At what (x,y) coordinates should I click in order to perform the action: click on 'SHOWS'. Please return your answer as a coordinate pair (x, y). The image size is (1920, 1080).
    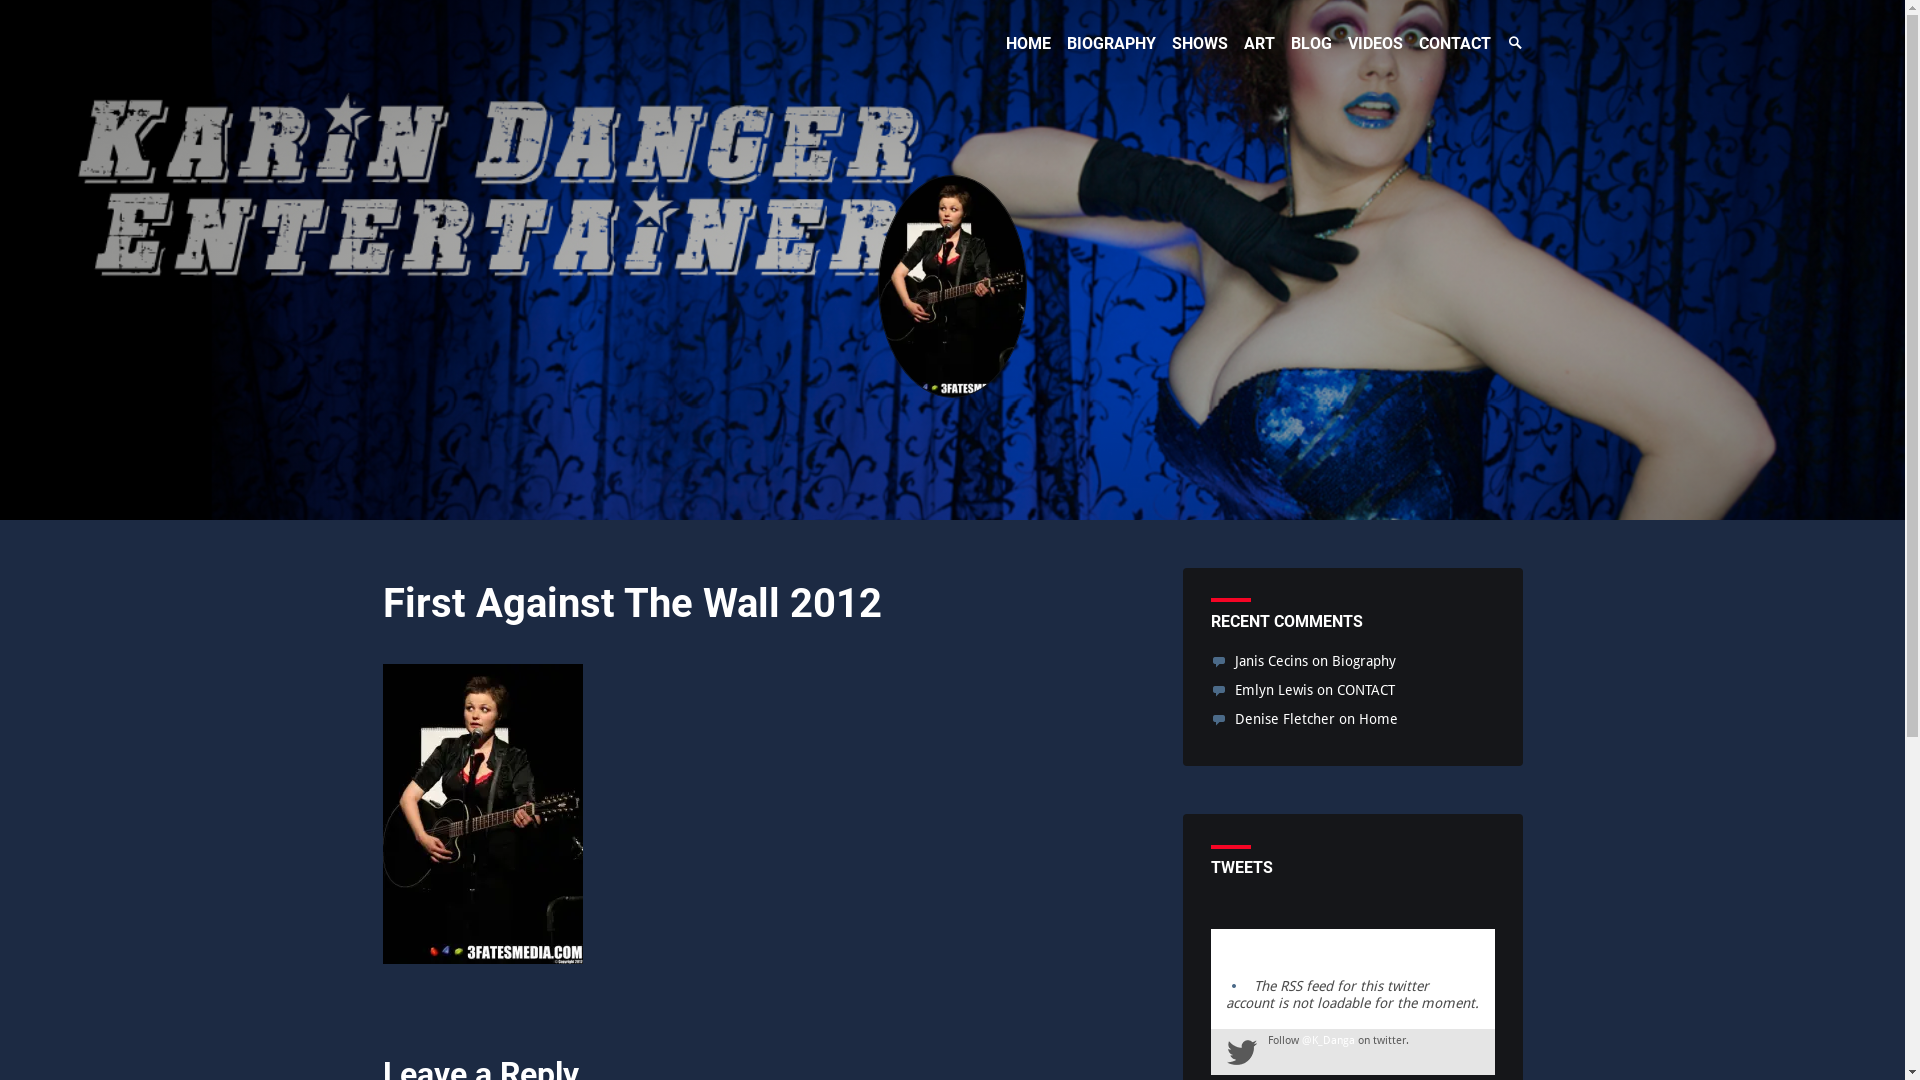
    Looking at the image, I should click on (1200, 43).